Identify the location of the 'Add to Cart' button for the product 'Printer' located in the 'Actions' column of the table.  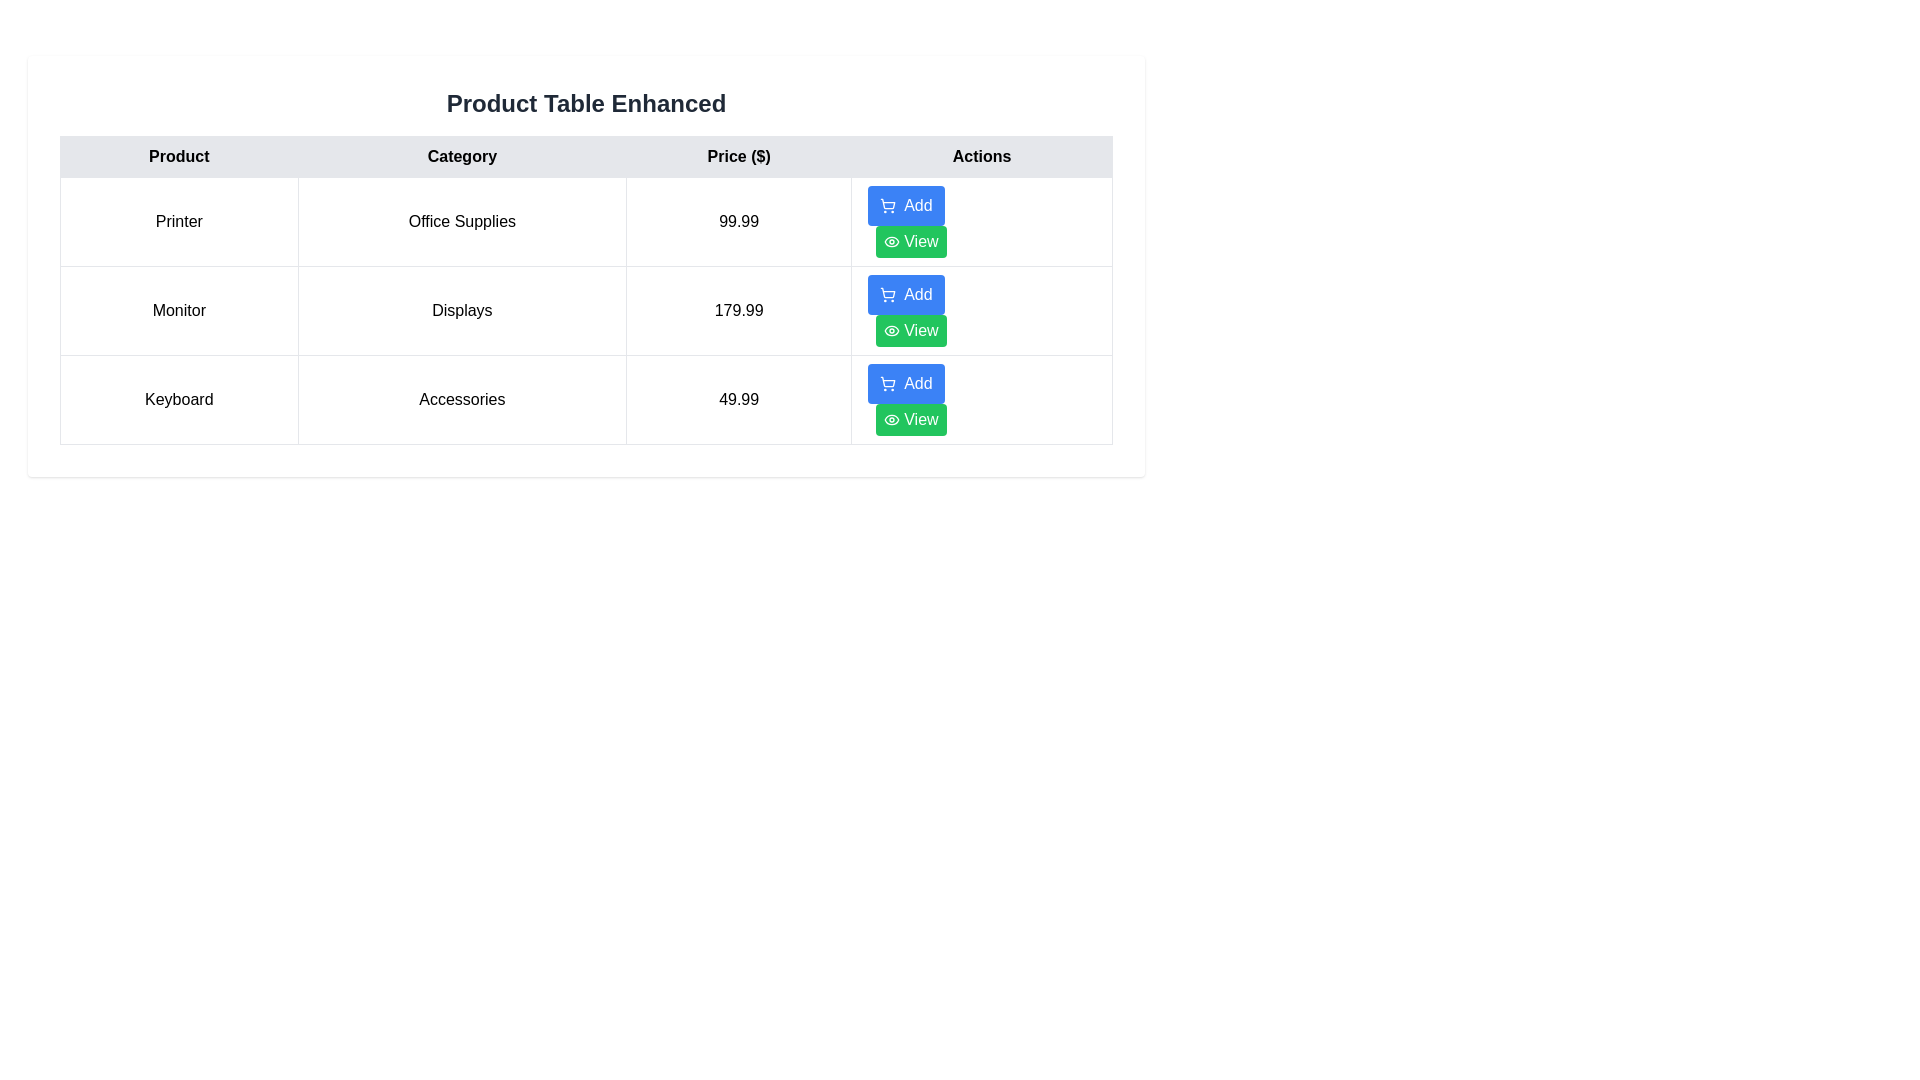
(905, 205).